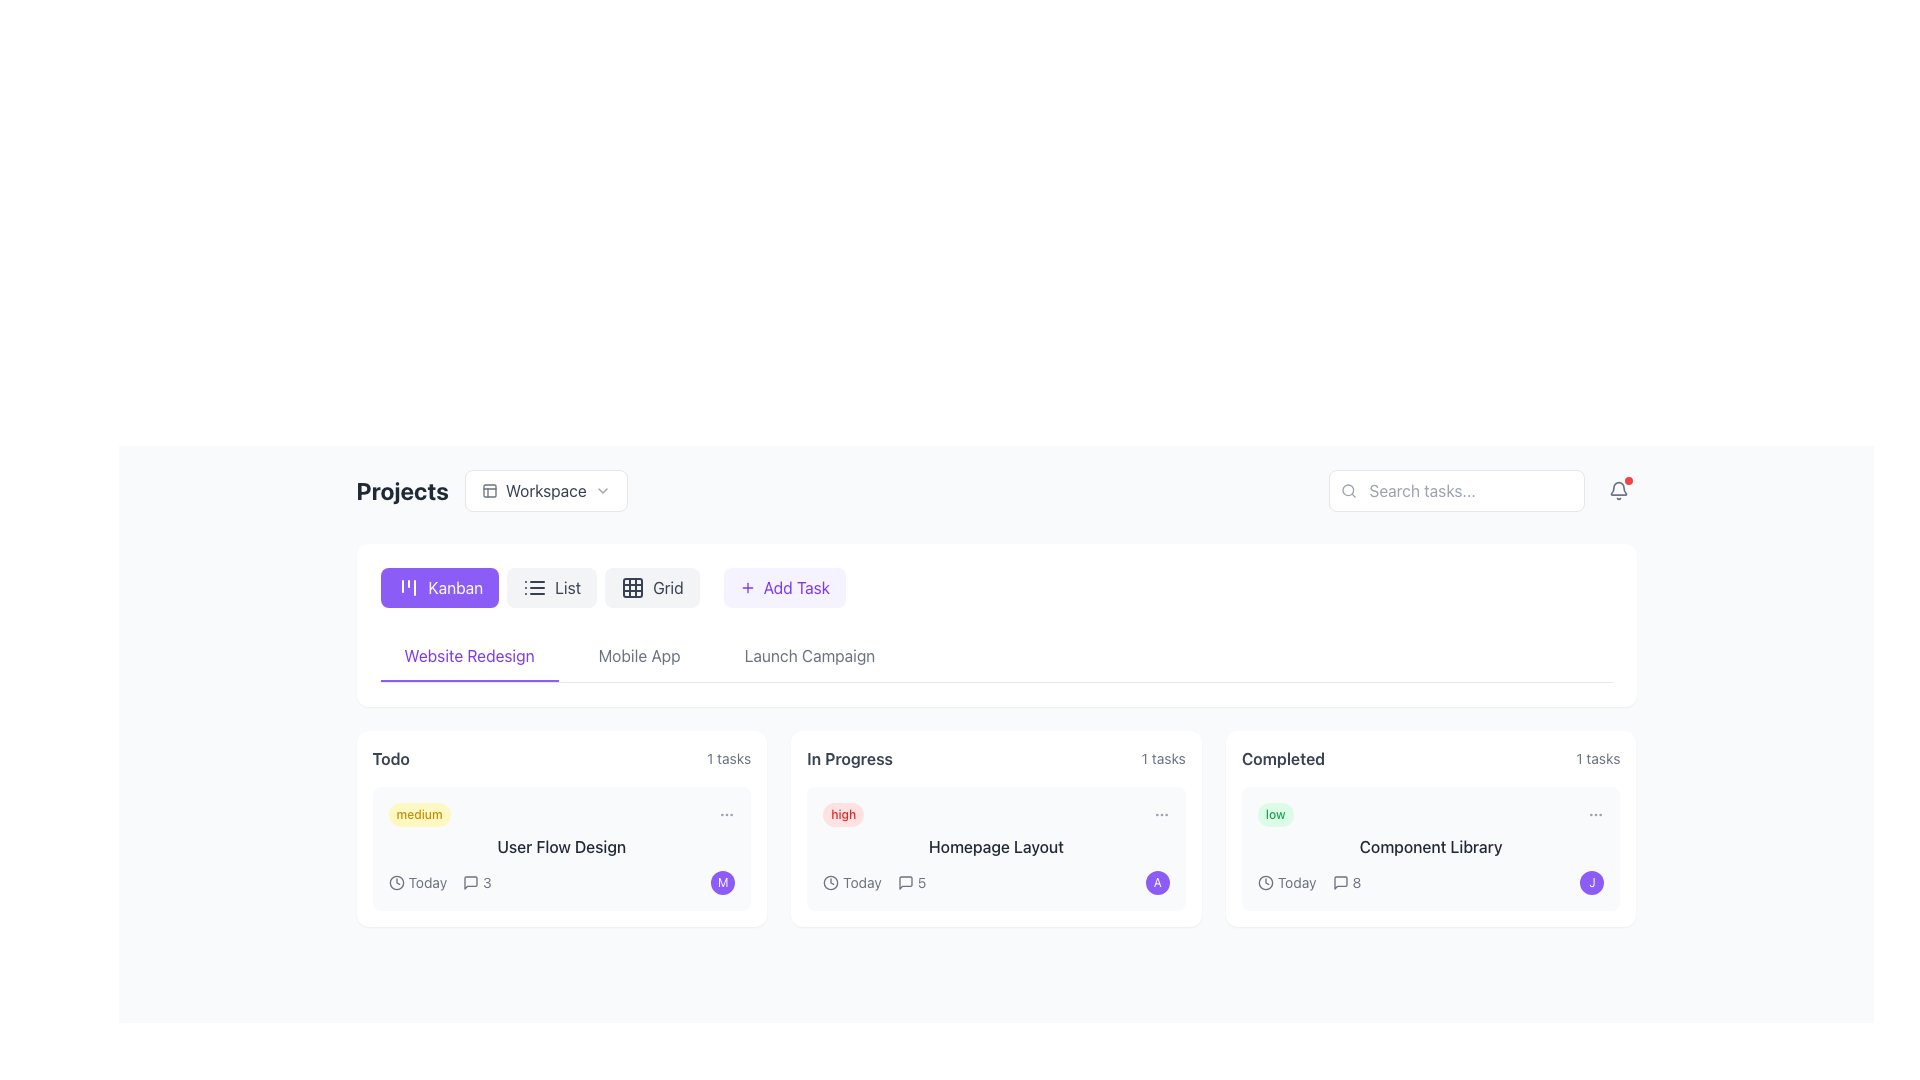  Describe the element at coordinates (438, 586) in the screenshot. I see `the Kanban view button, which is the first button in a row of three in the navigation bar` at that location.